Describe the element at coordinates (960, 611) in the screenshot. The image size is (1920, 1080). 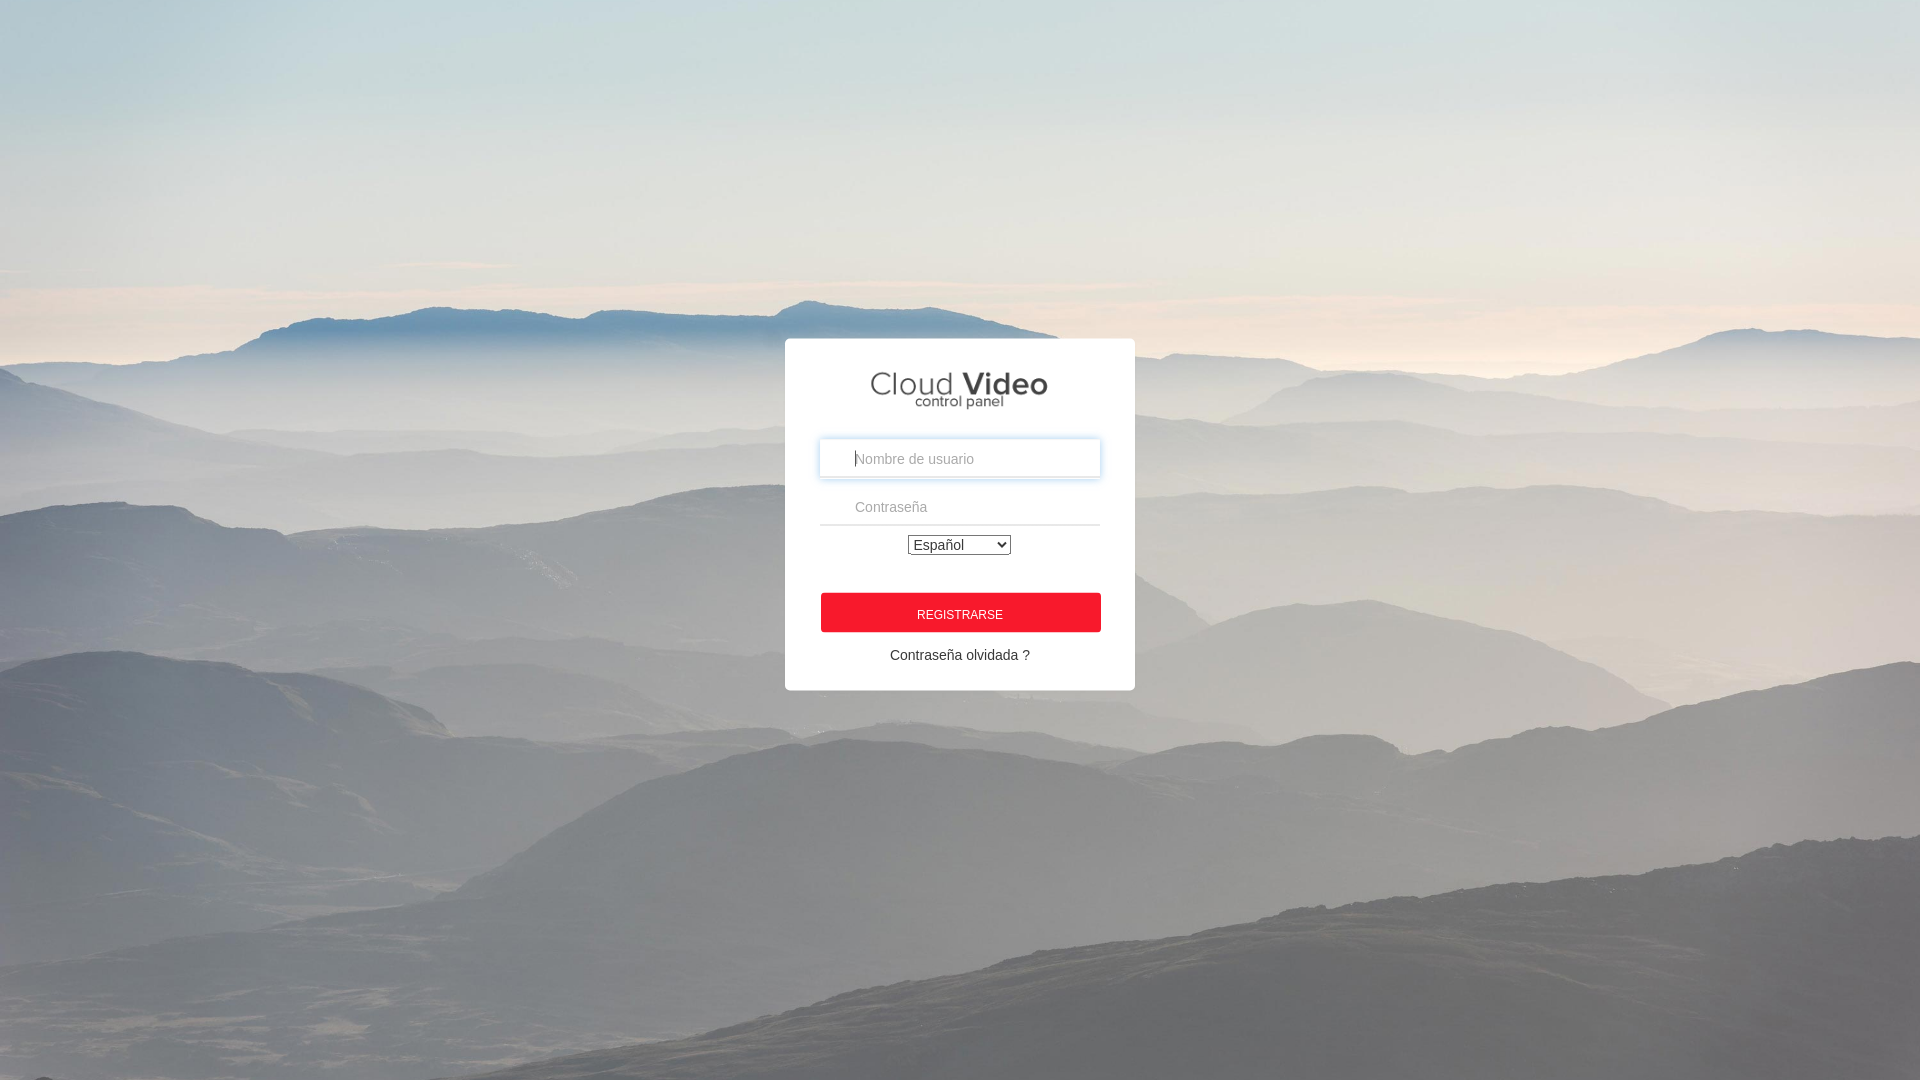
I see `'REGISTRARSE'` at that location.